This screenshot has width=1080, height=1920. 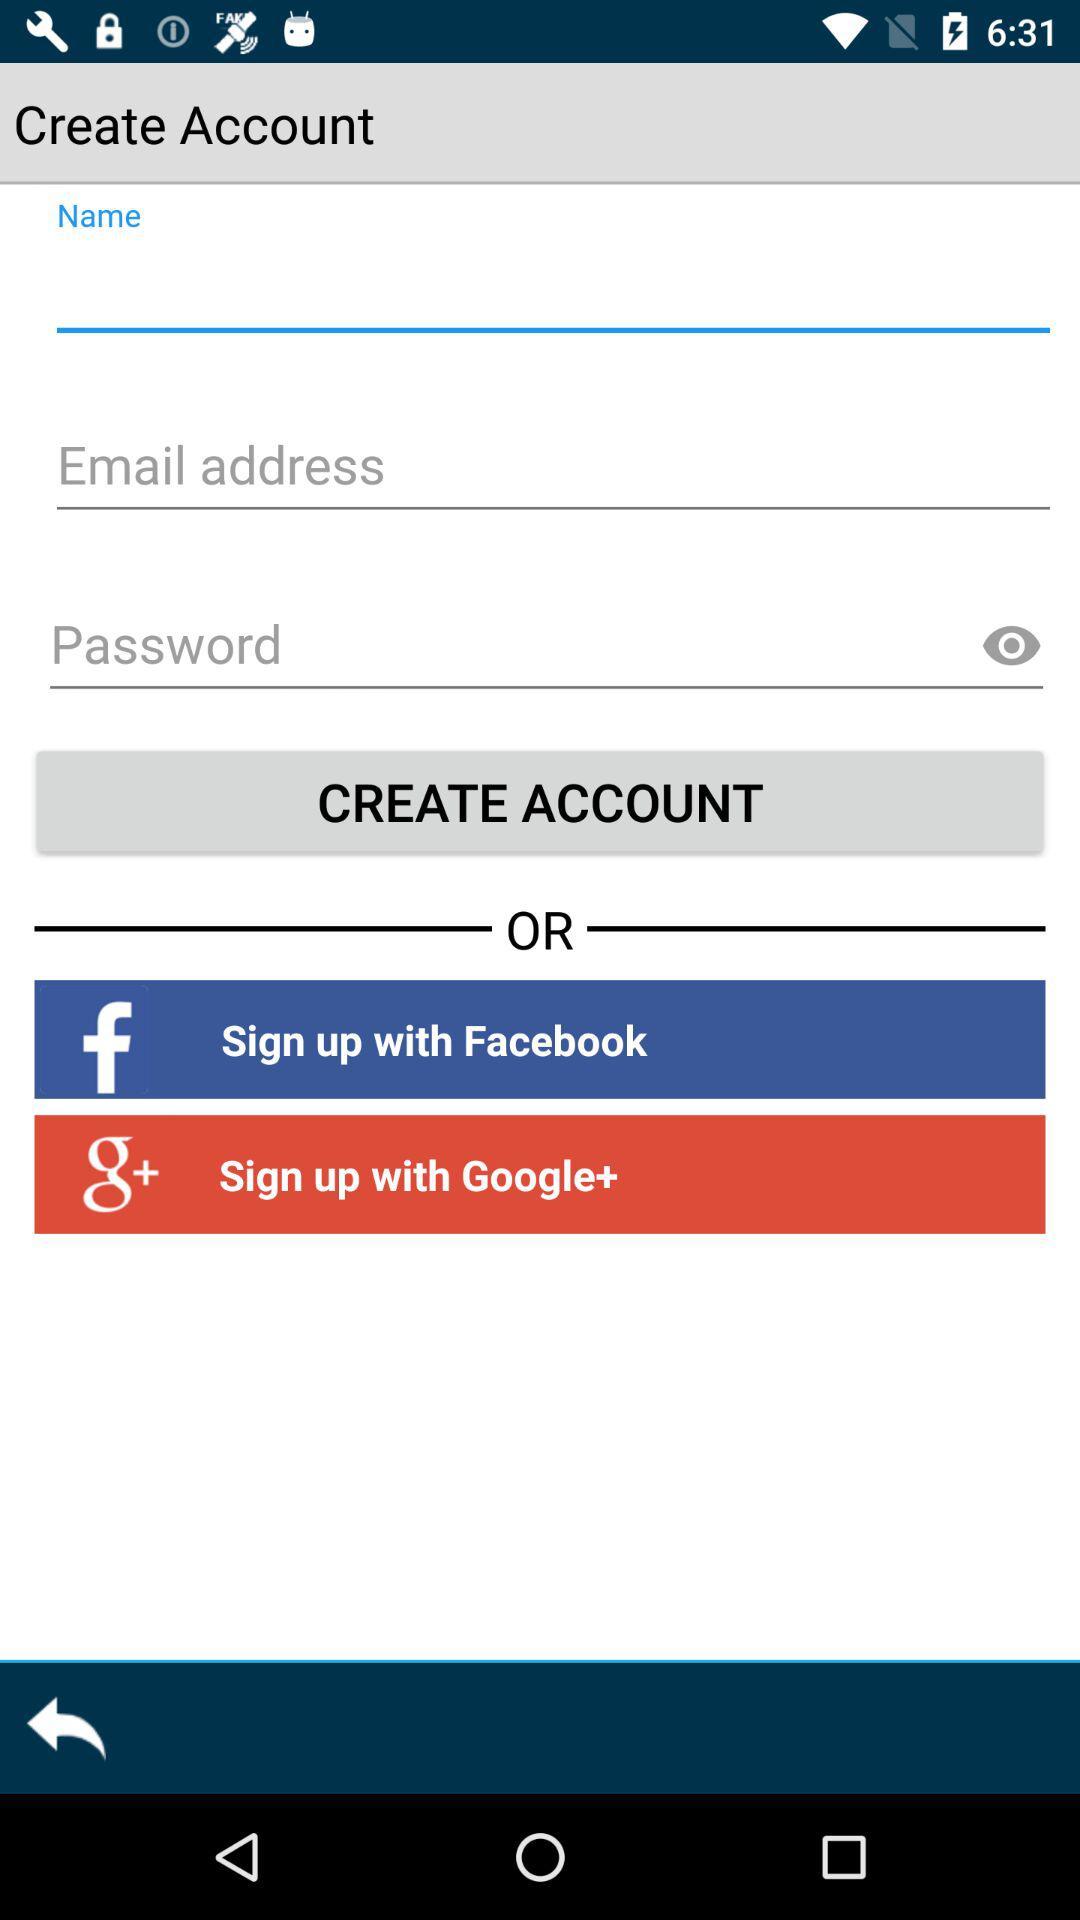 I want to click on email address, so click(x=550, y=467).